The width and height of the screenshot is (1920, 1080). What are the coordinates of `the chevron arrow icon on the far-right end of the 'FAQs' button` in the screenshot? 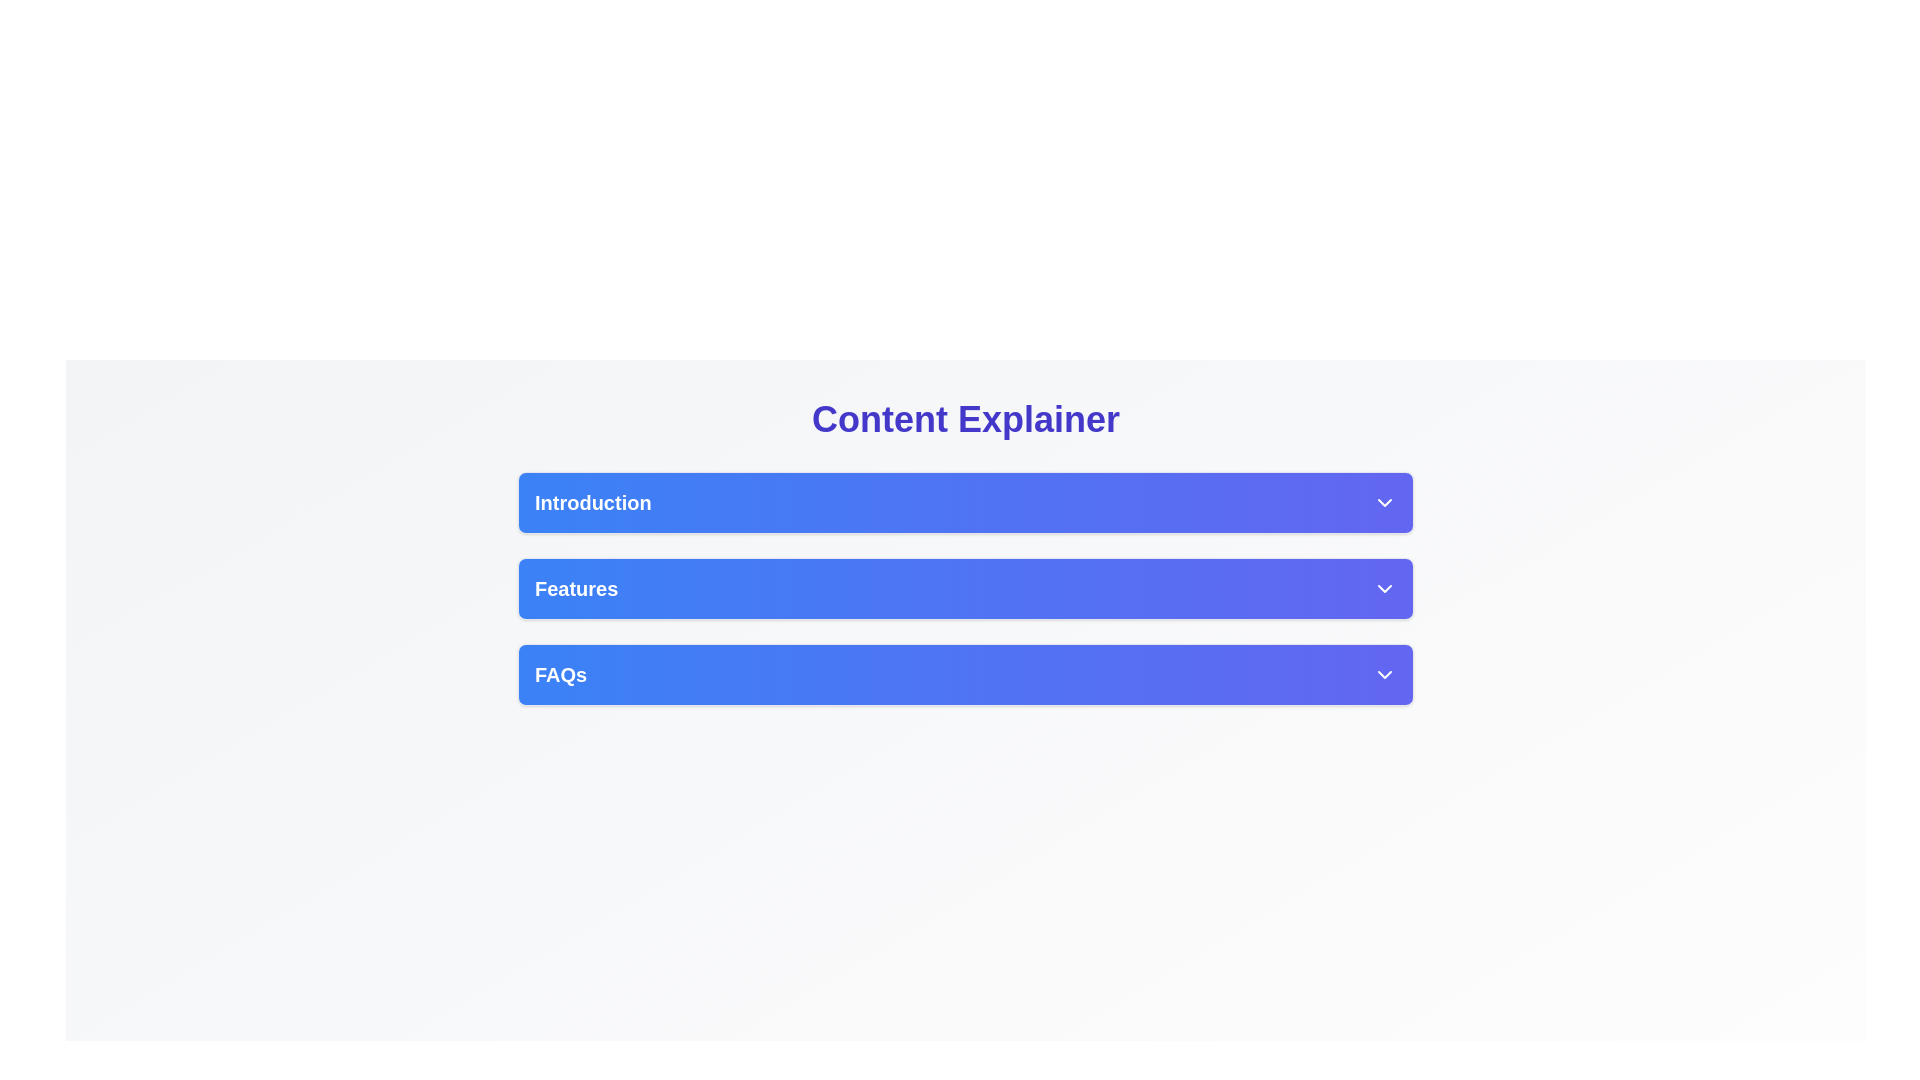 It's located at (1384, 675).